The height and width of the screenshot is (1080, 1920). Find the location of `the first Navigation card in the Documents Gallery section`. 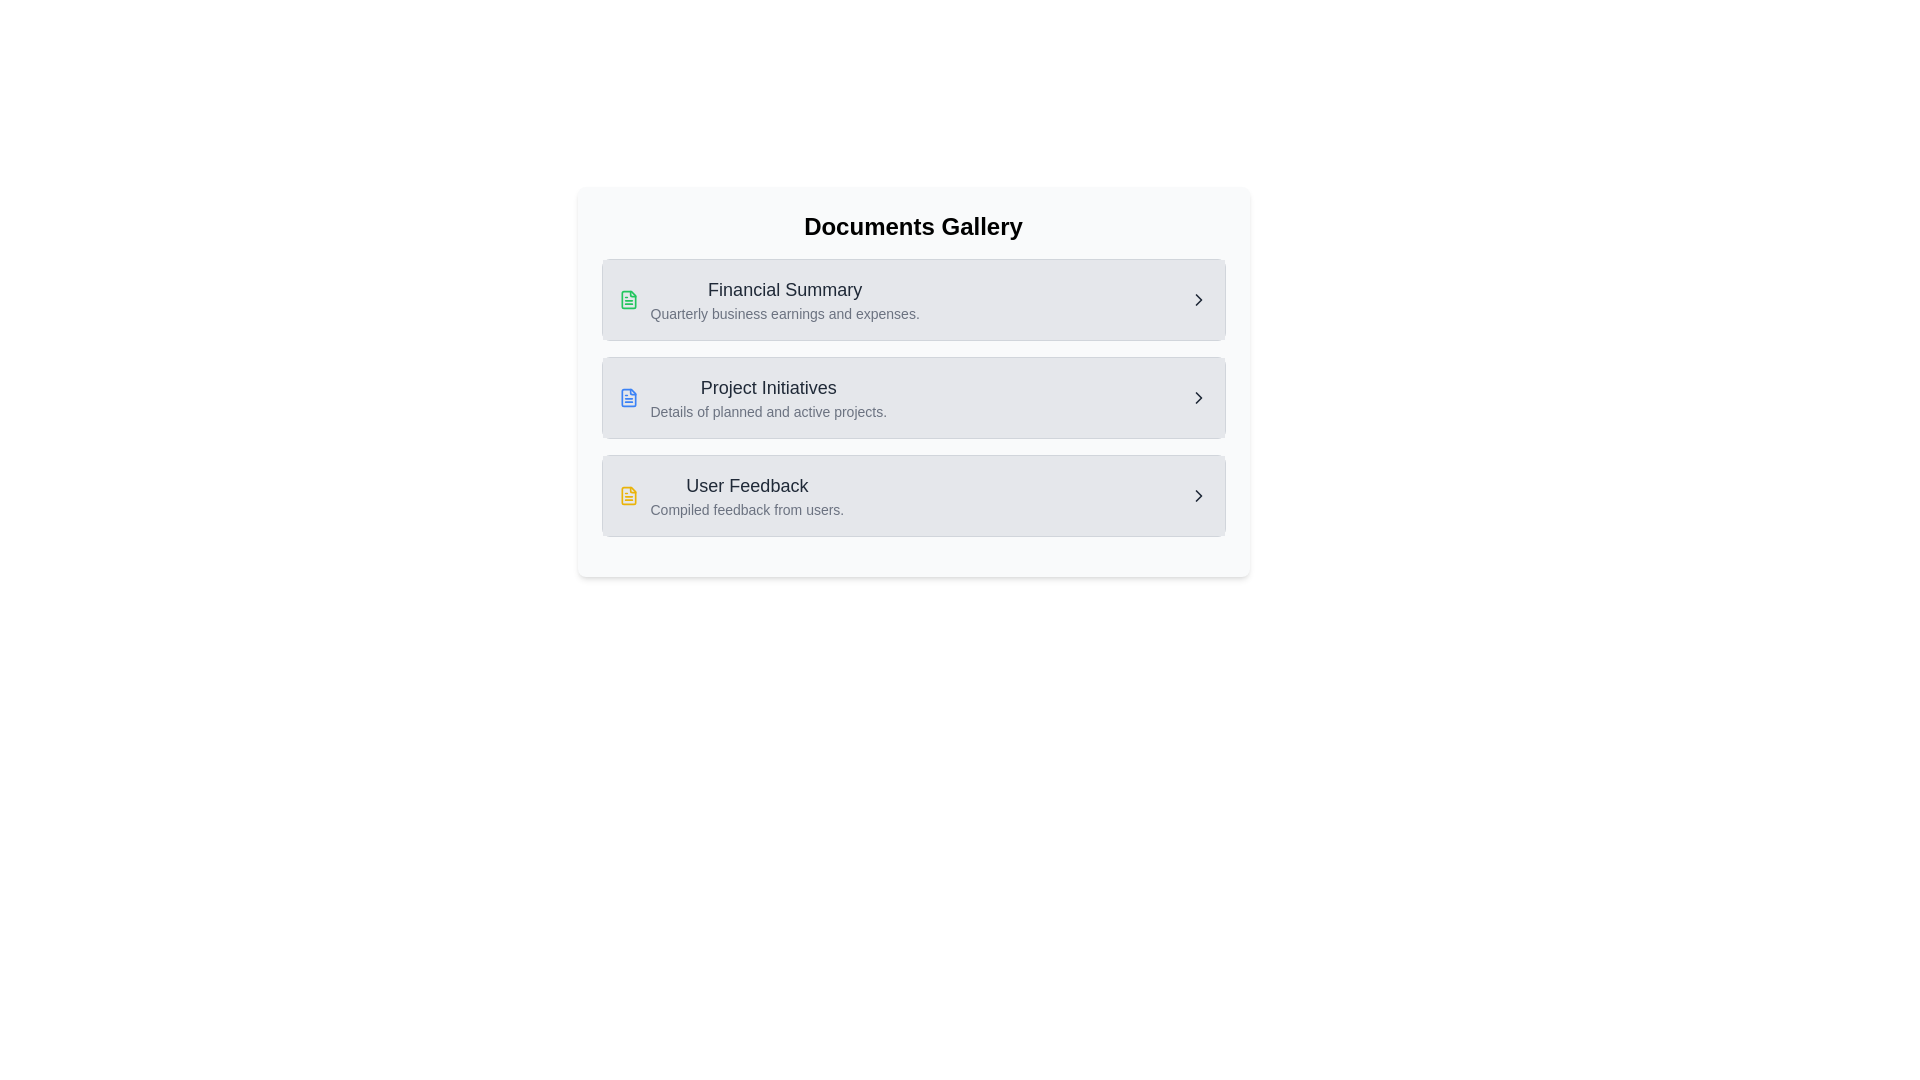

the first Navigation card in the Documents Gallery section is located at coordinates (912, 300).